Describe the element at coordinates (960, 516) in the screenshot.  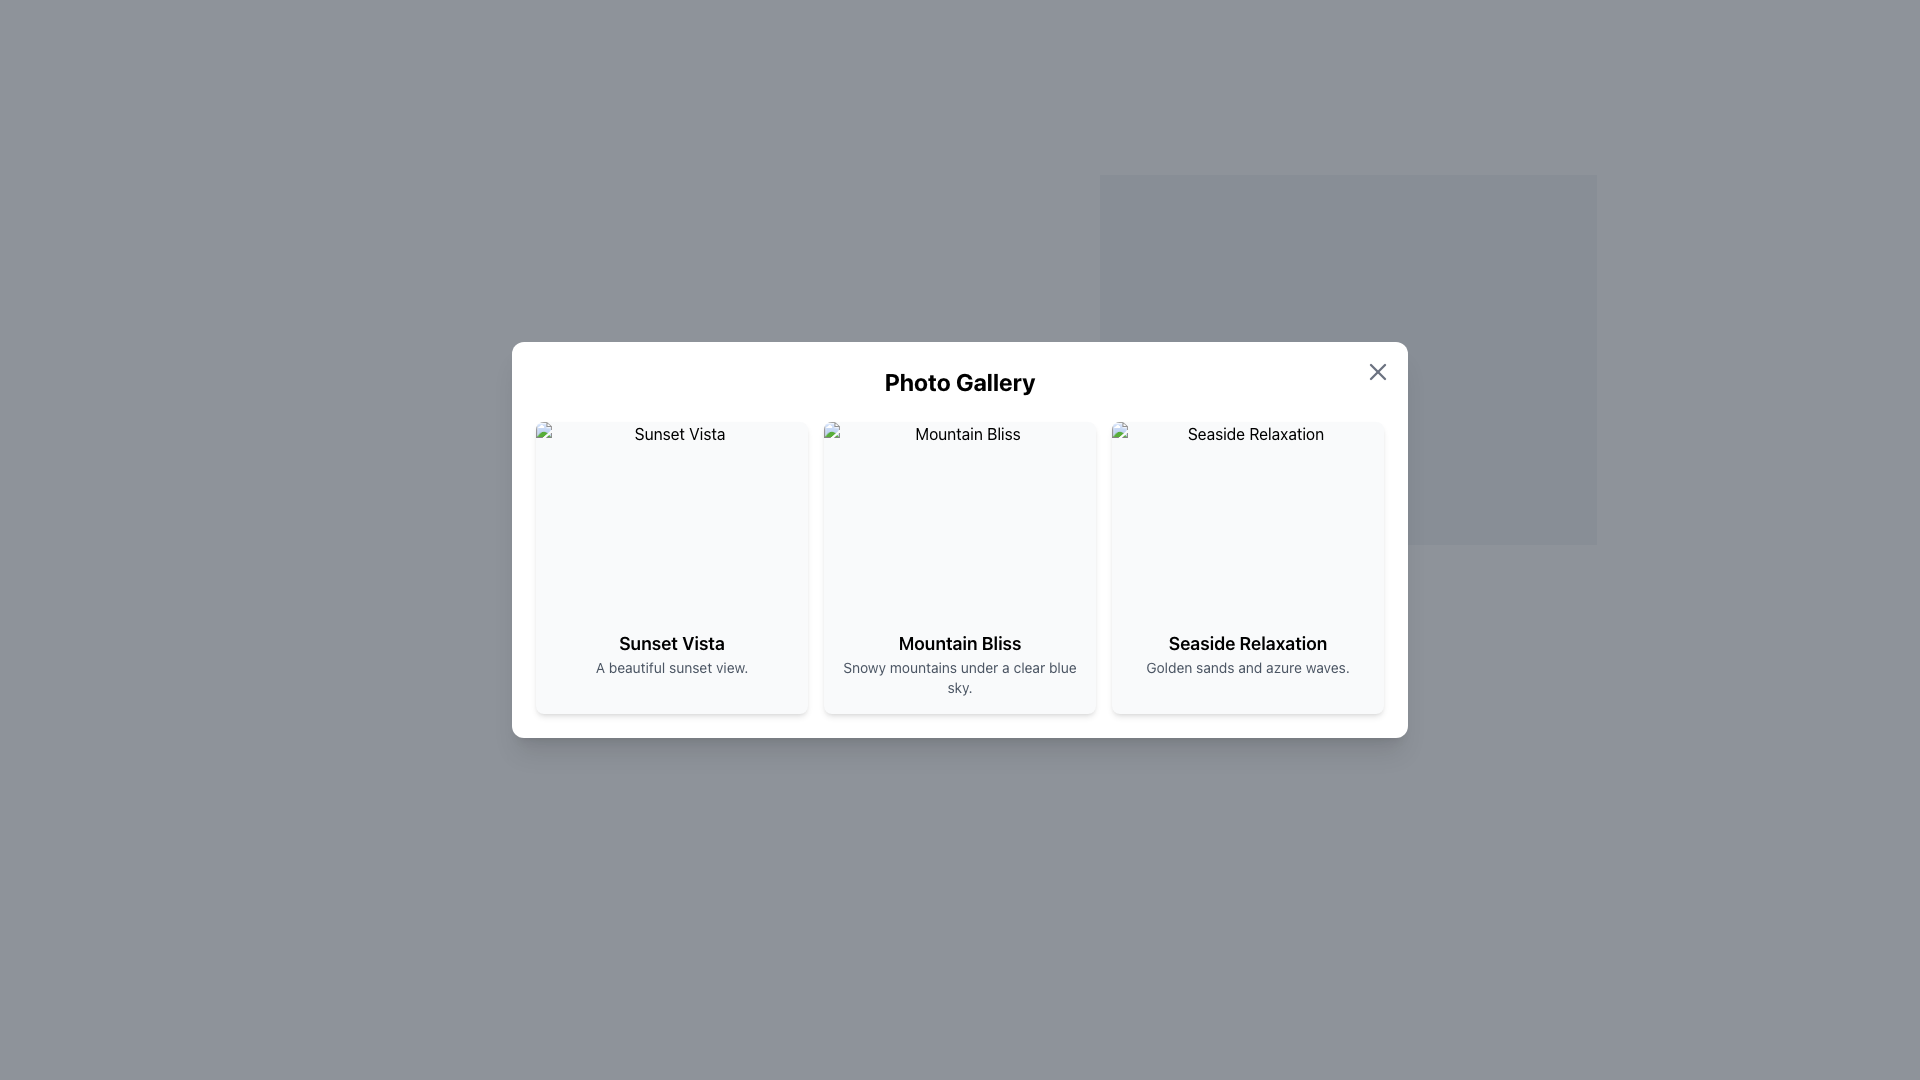
I see `the 'Mountain Bliss' image` at that location.